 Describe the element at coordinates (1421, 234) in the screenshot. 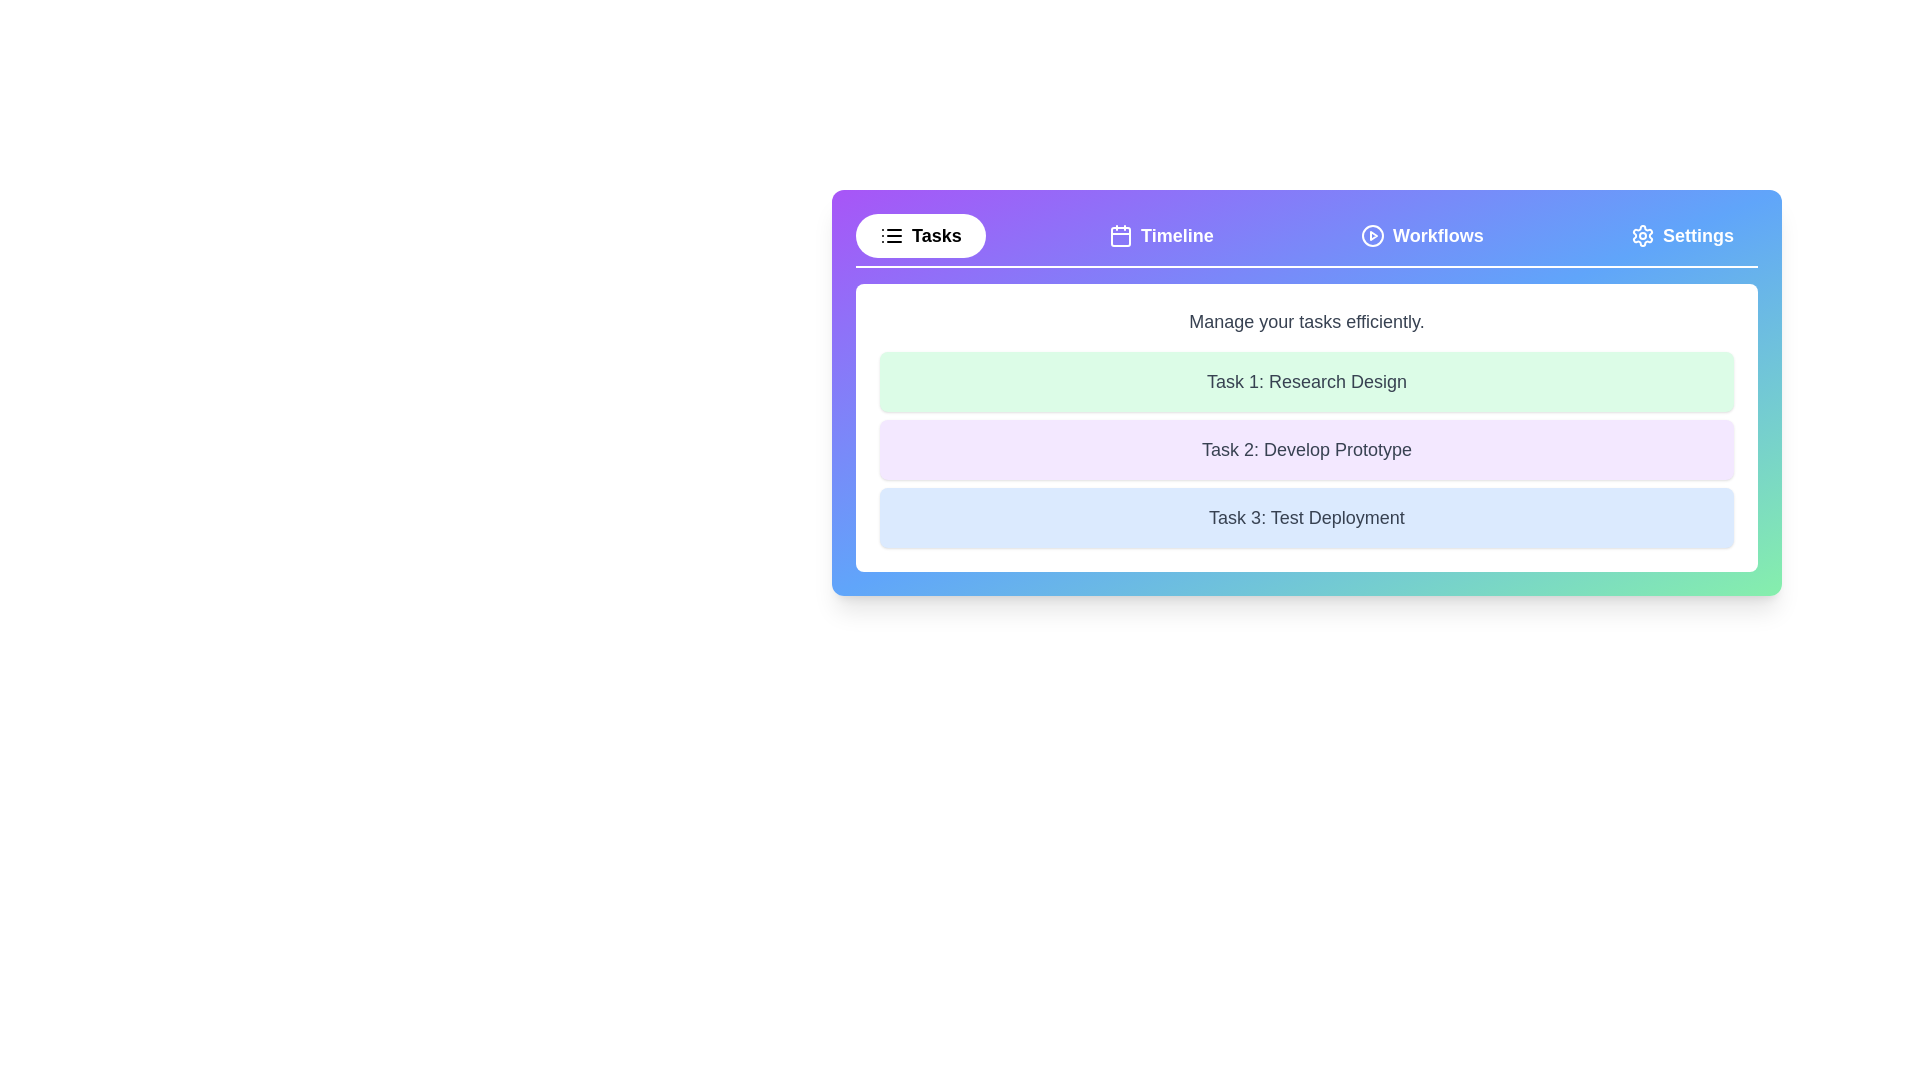

I see `the Workflows tab by clicking on the corresponding tab button` at that location.